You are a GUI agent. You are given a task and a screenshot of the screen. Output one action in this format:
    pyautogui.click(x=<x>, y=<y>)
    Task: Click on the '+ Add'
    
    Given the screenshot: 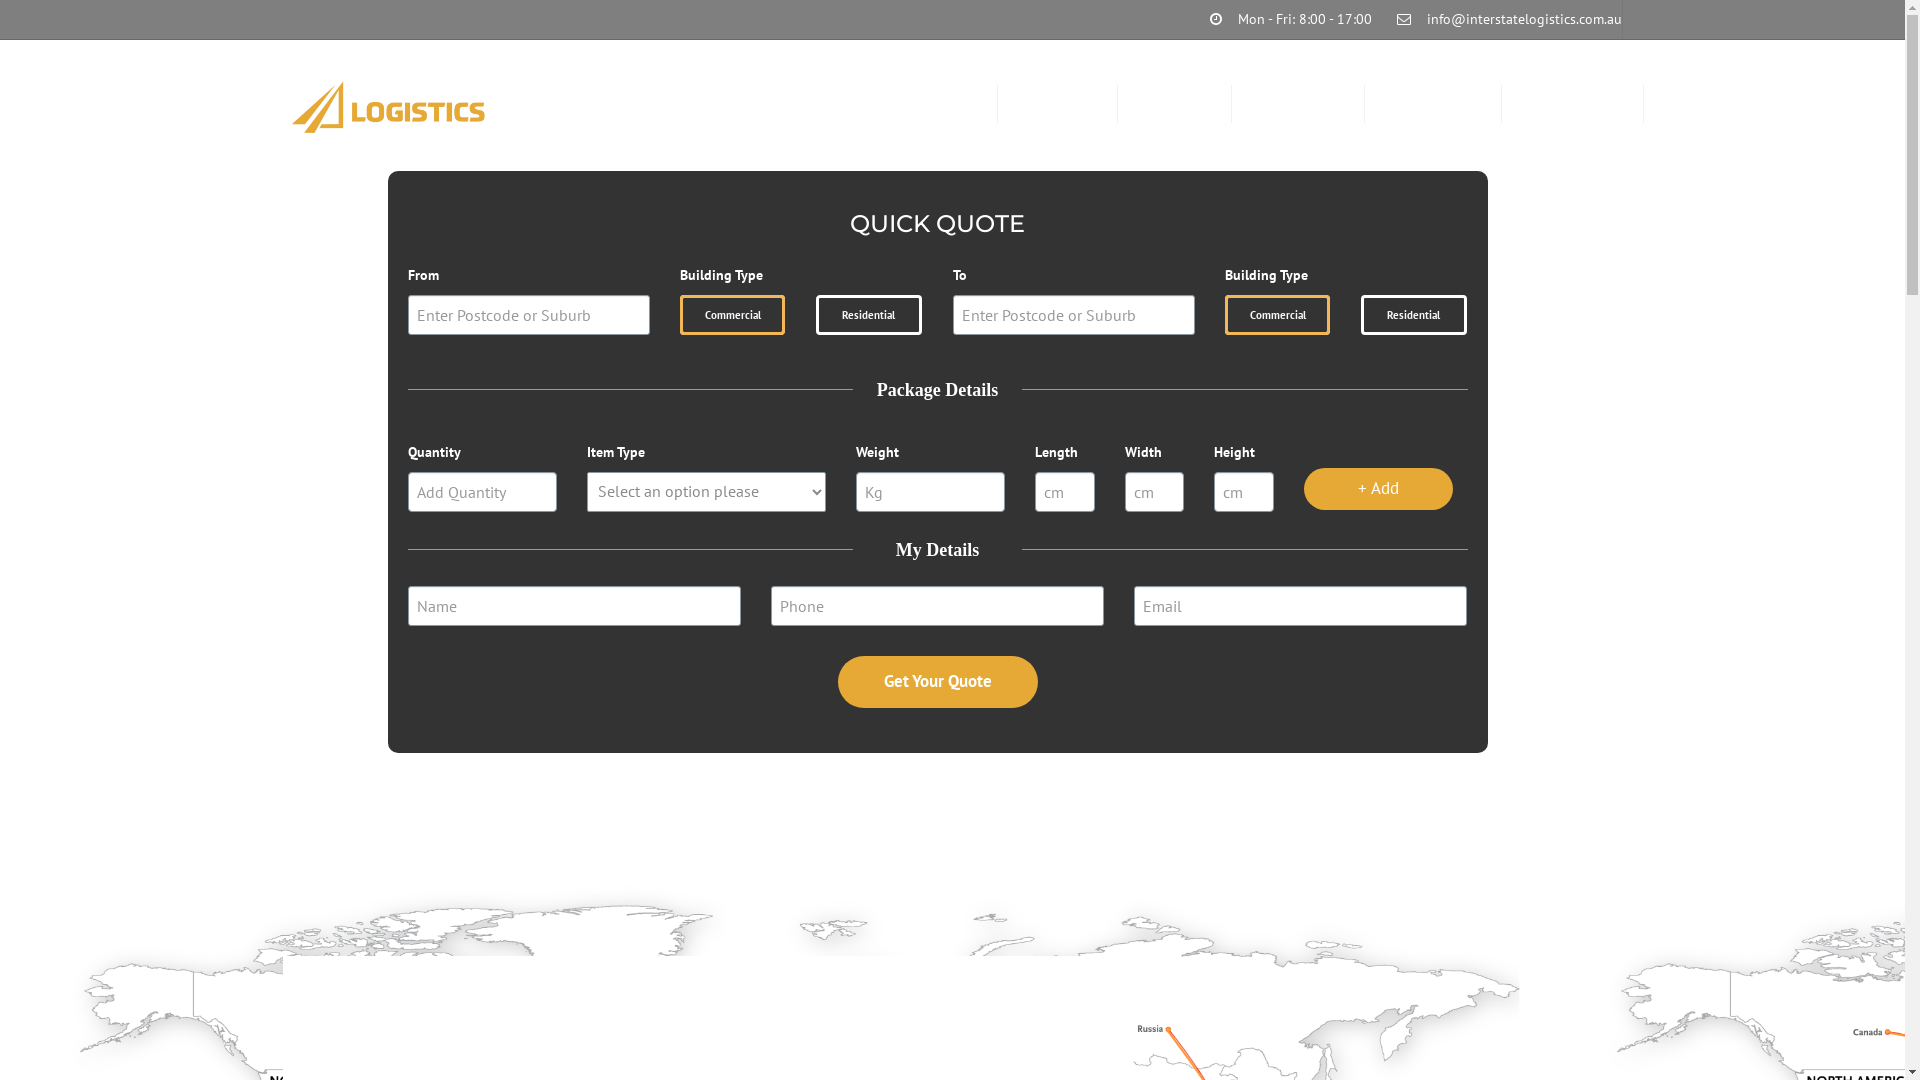 What is the action you would take?
    pyautogui.click(x=1377, y=489)
    